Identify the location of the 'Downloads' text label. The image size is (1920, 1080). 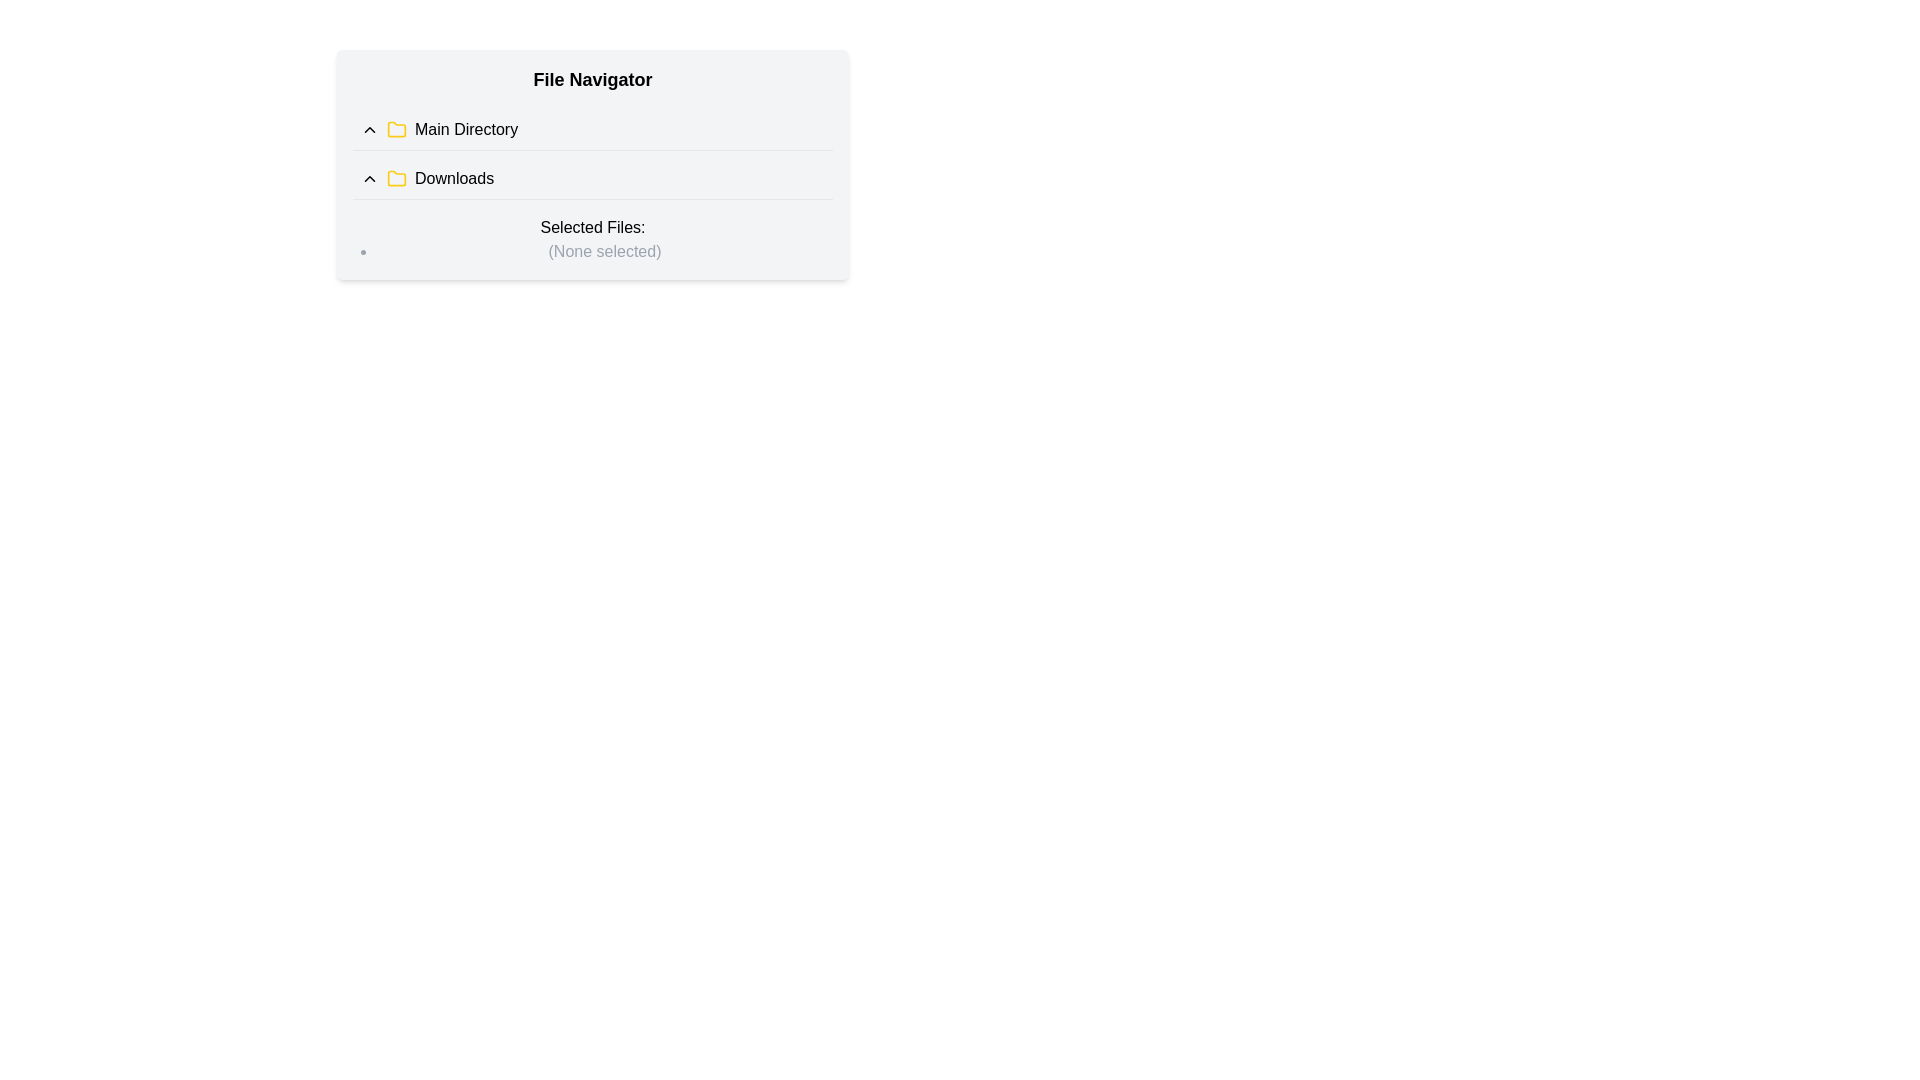
(453, 177).